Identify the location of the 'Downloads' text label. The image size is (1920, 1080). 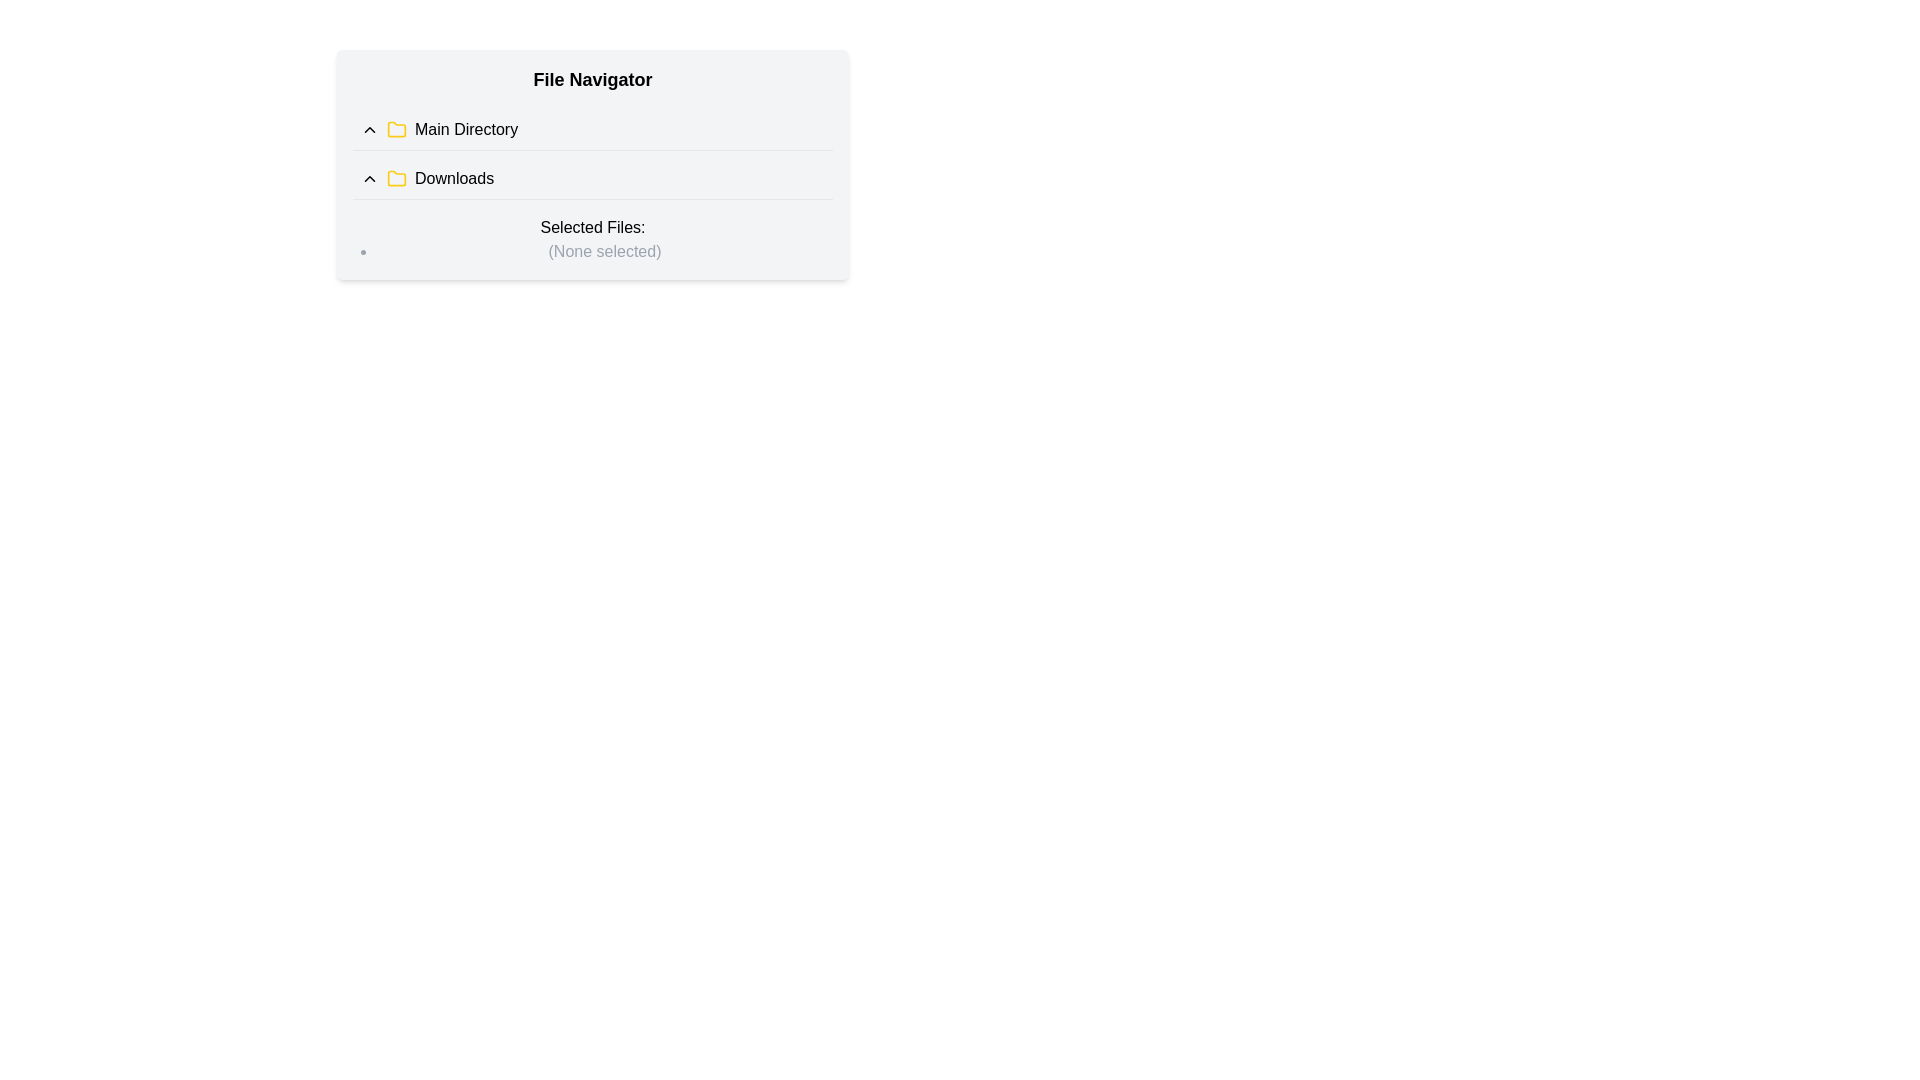
(453, 177).